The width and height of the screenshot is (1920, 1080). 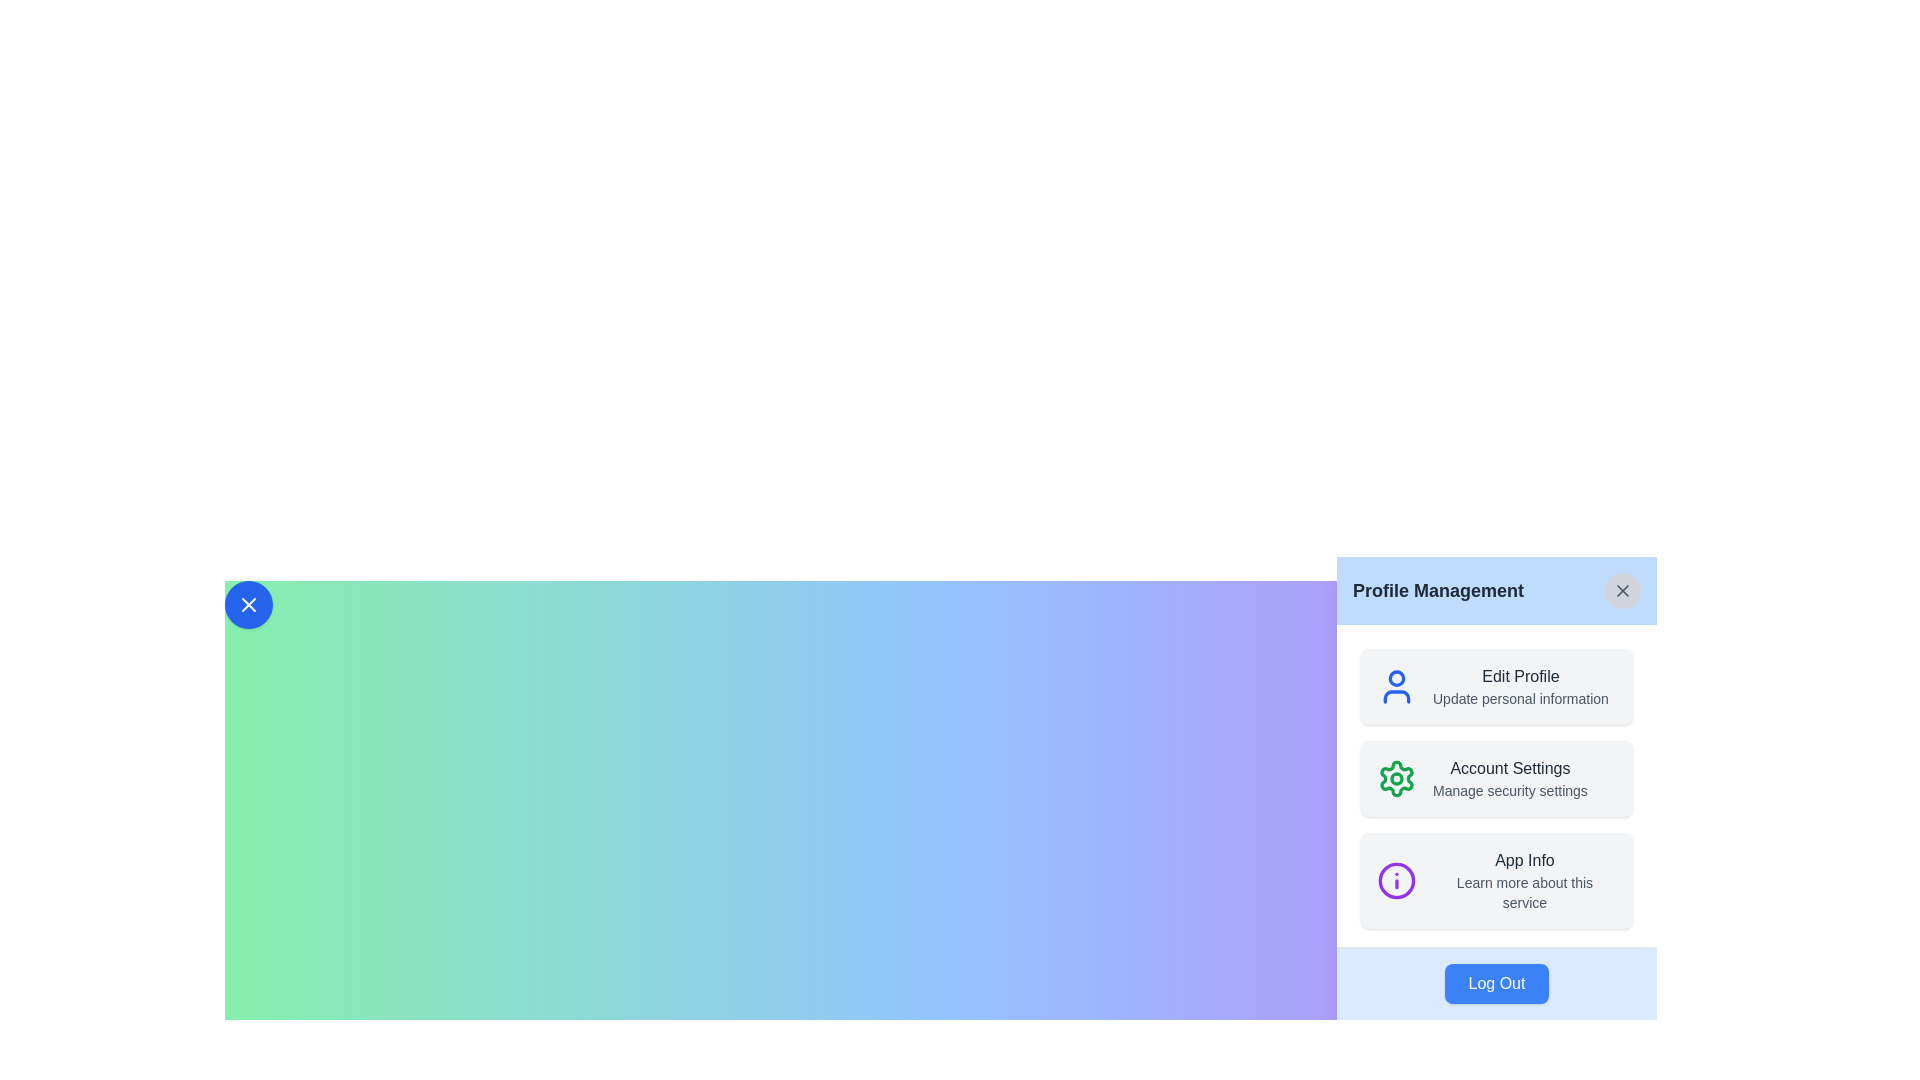 What do you see at coordinates (1524, 892) in the screenshot?
I see `the text label displaying 'Learn more about this service' which is located beneath the 'App Info' label in the Profile Management panel` at bounding box center [1524, 892].